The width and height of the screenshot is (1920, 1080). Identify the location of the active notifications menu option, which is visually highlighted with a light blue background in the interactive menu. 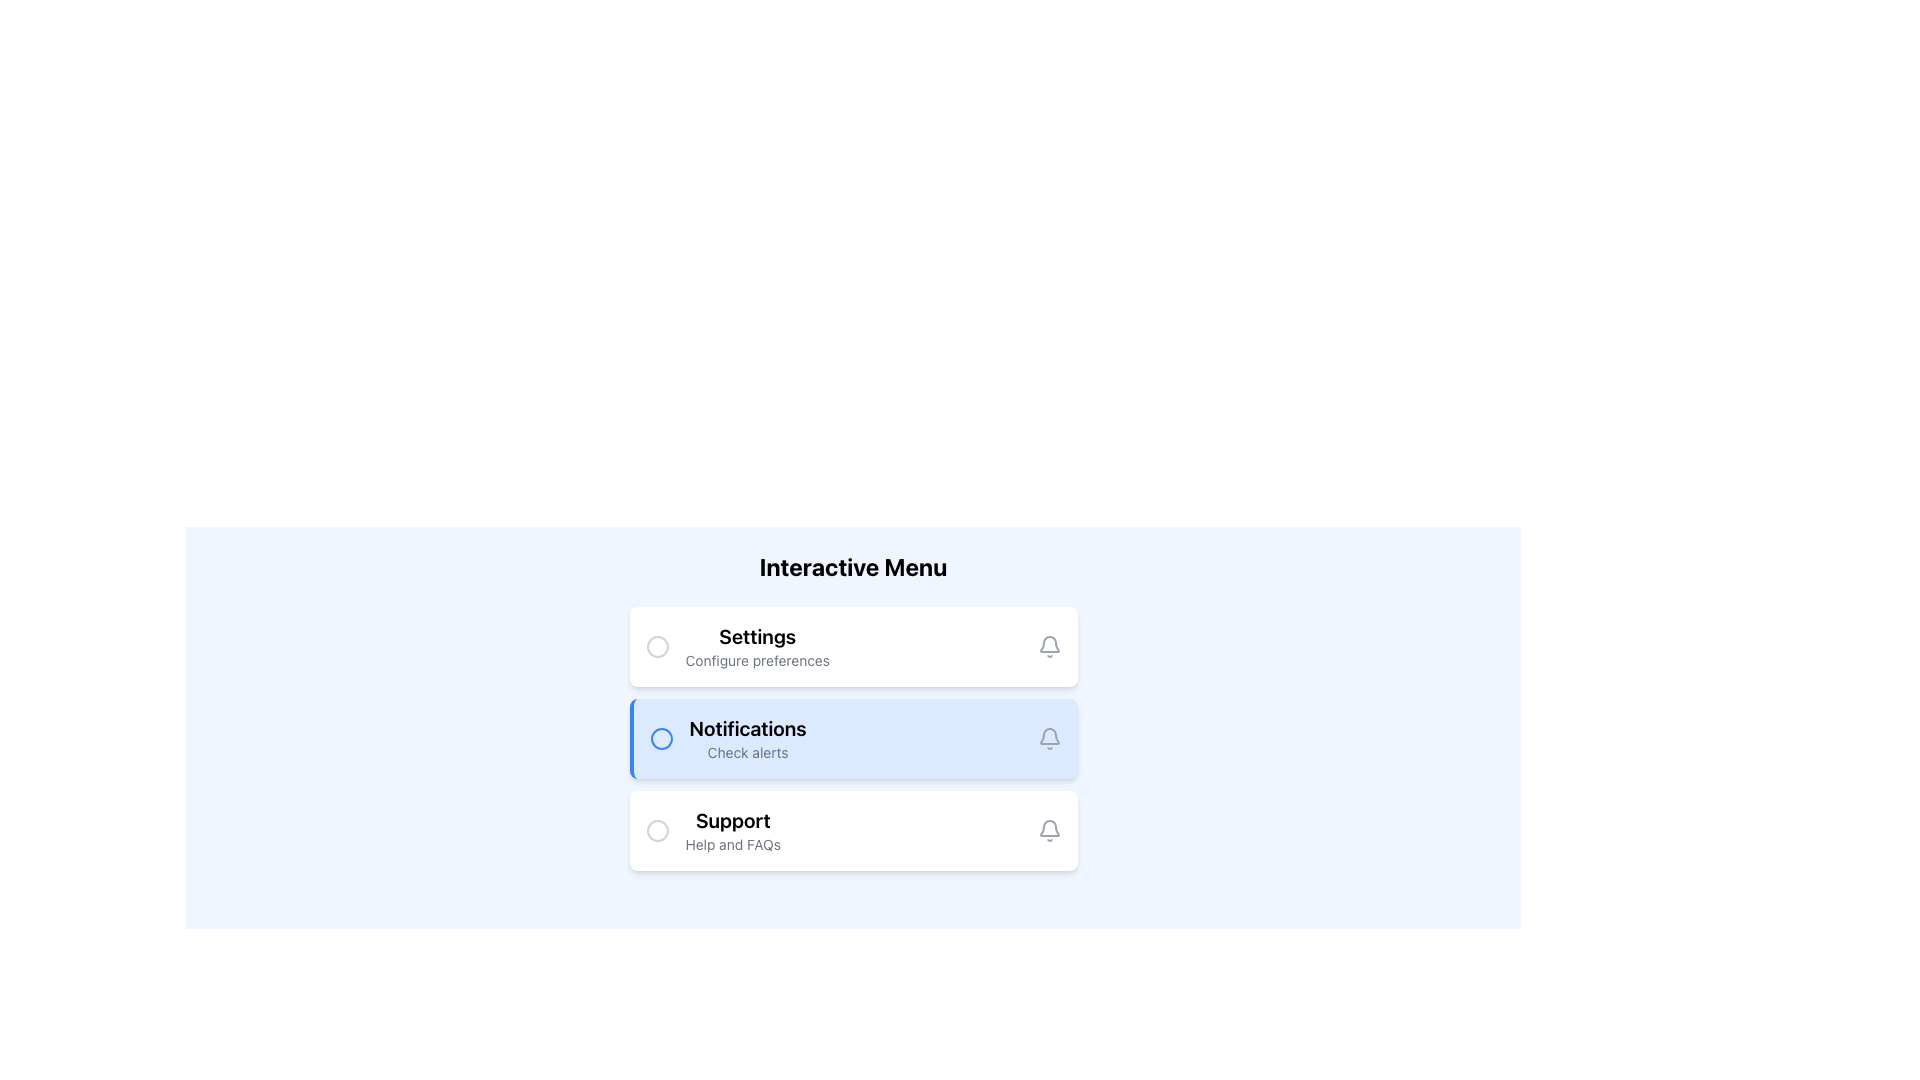
(727, 739).